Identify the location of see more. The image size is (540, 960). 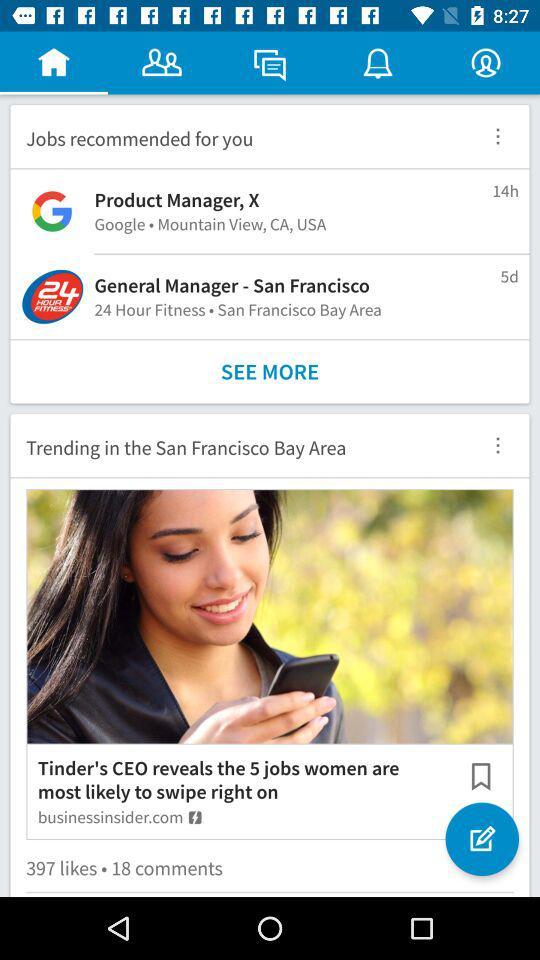
(270, 371).